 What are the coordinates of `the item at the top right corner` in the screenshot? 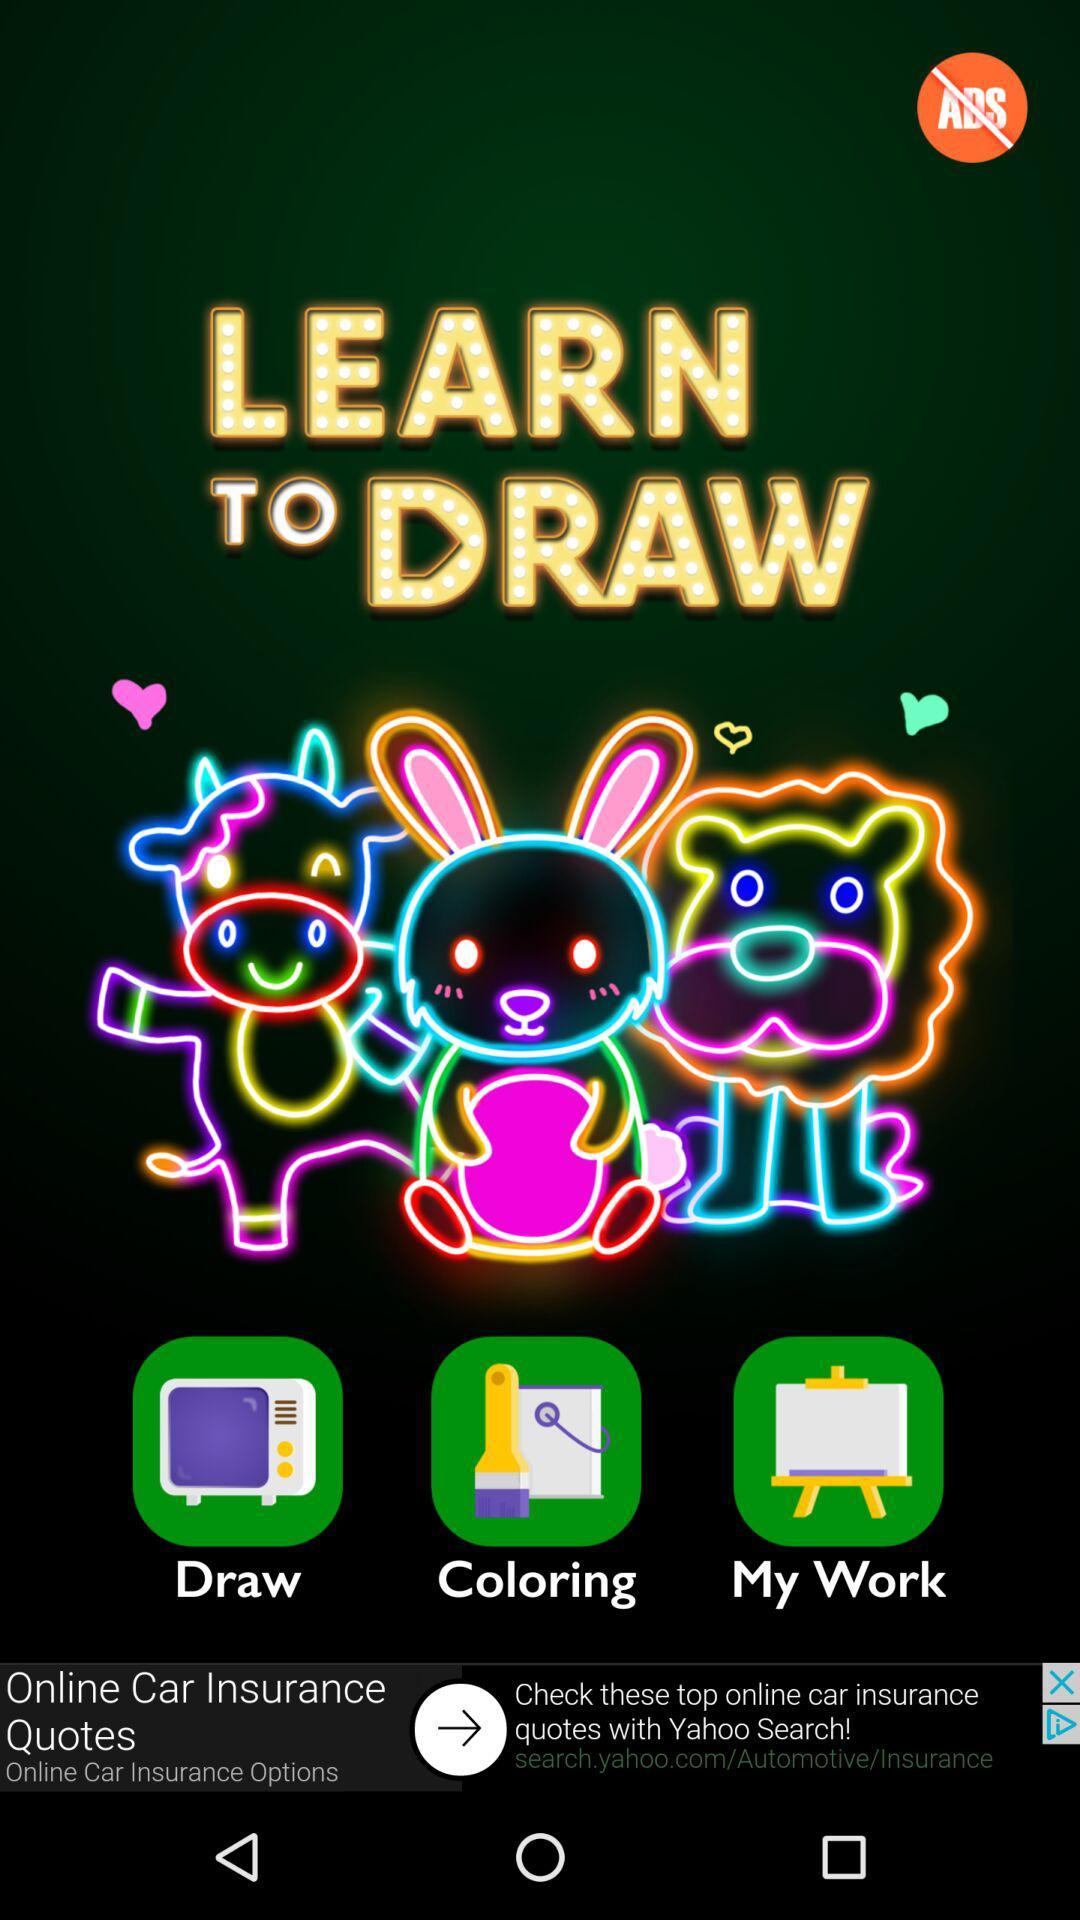 It's located at (971, 106).